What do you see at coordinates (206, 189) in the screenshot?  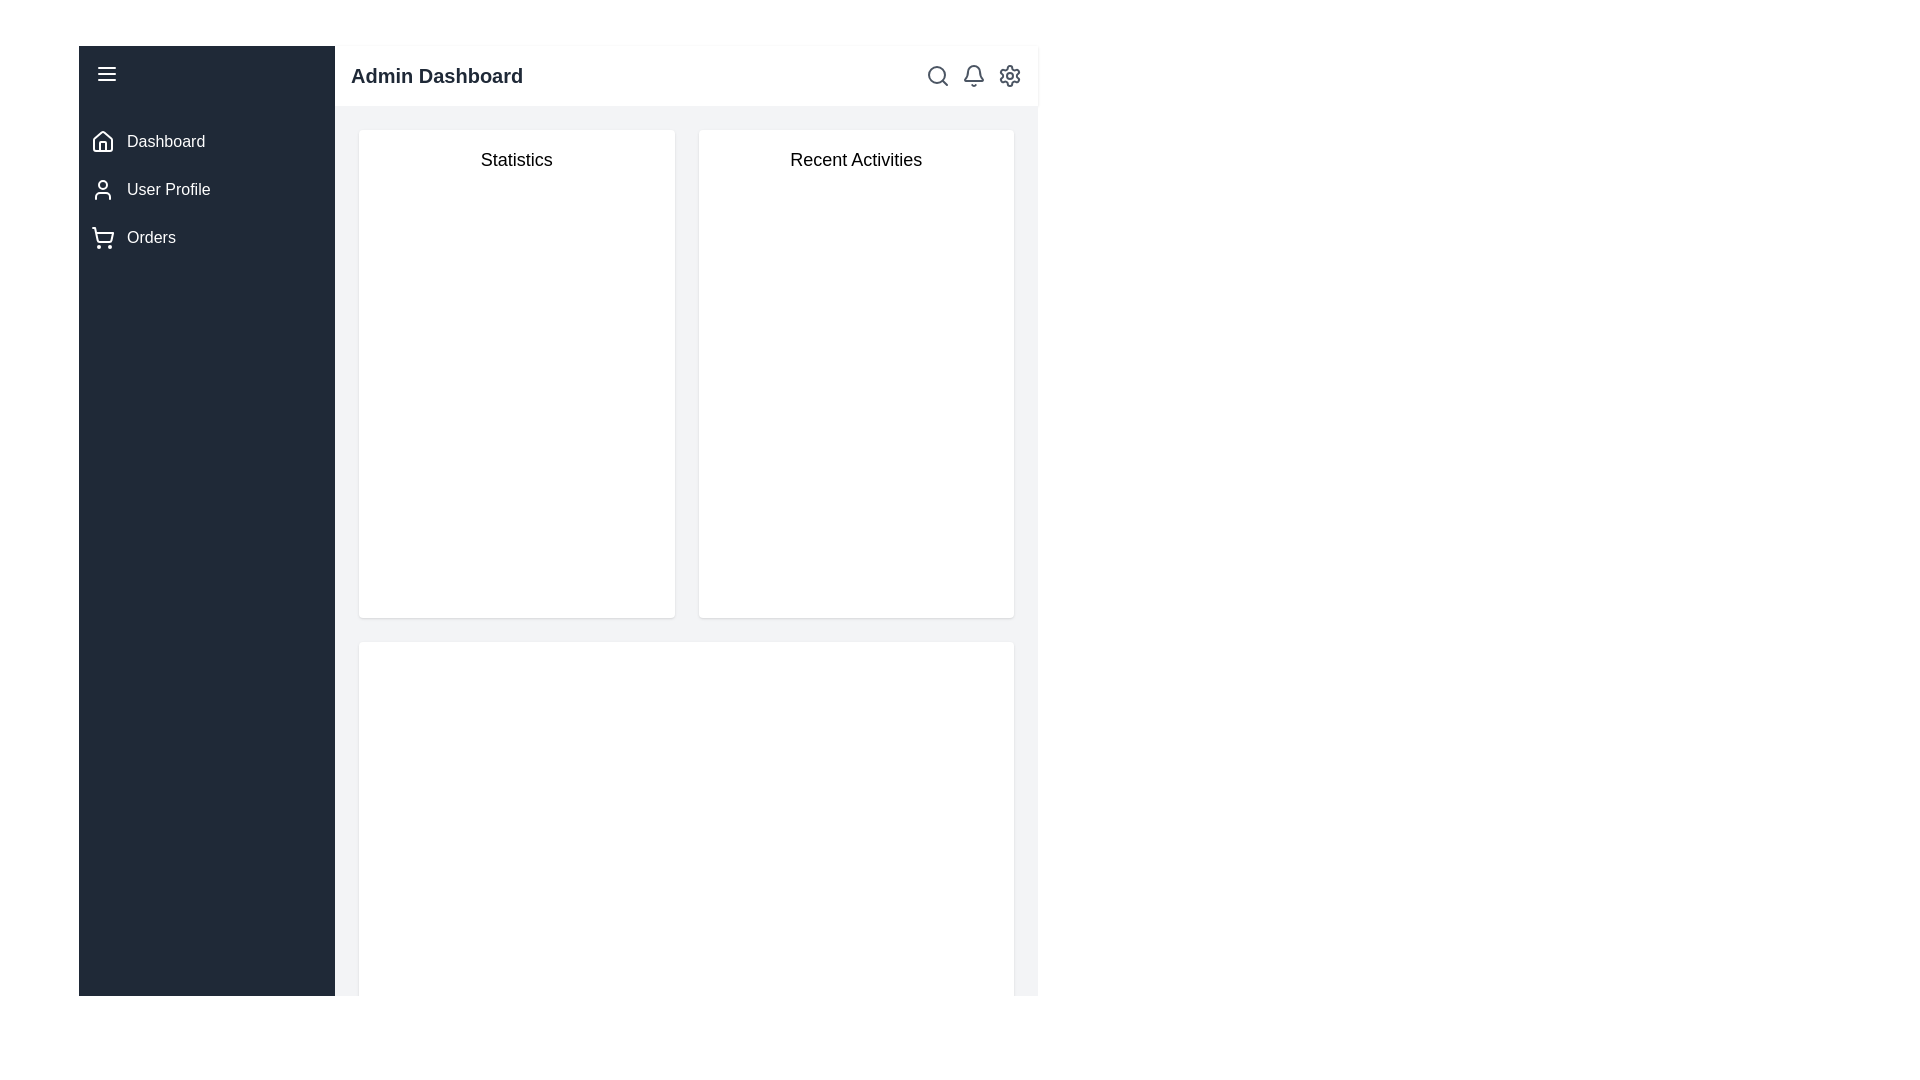 I see `the 'User Profile' menu item in the vertical navigation menu` at bounding box center [206, 189].